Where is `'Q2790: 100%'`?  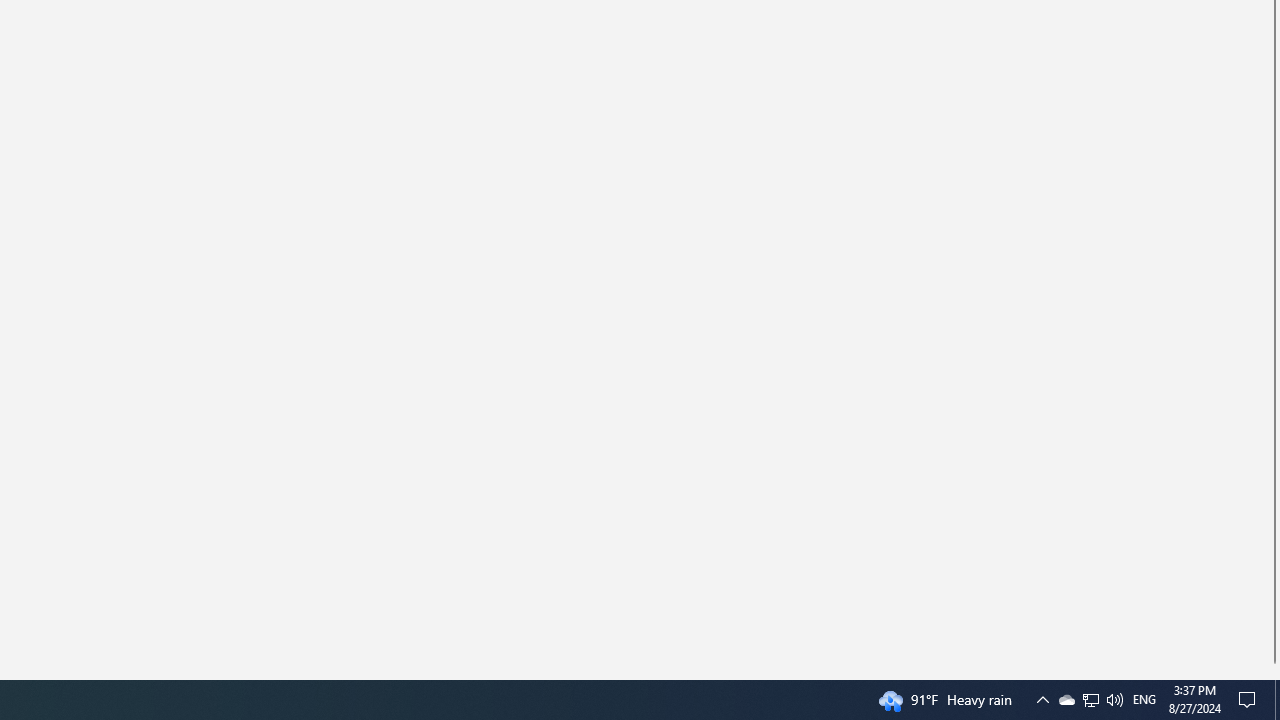 'Q2790: 100%' is located at coordinates (1113, 698).